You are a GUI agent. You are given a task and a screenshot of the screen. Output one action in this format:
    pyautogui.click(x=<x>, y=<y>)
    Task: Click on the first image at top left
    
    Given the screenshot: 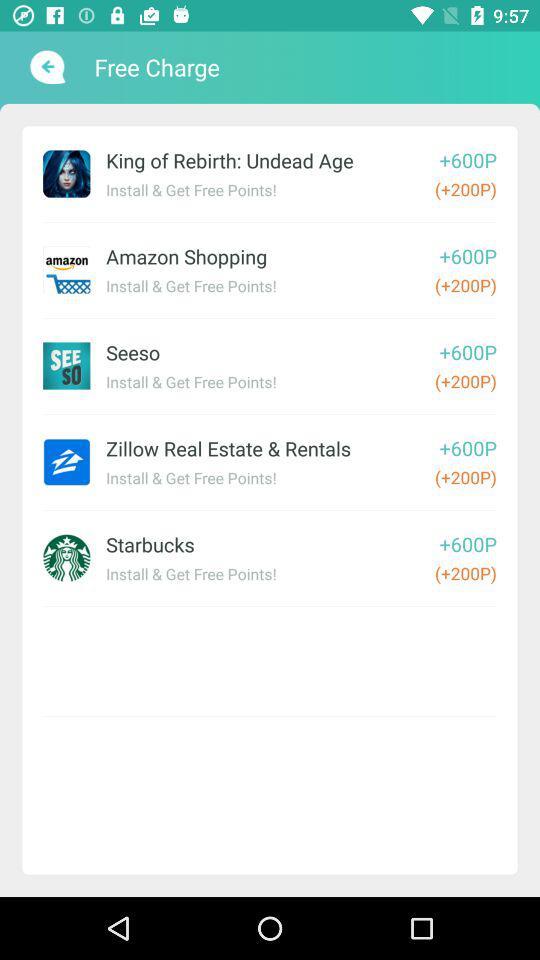 What is the action you would take?
    pyautogui.click(x=66, y=172)
    